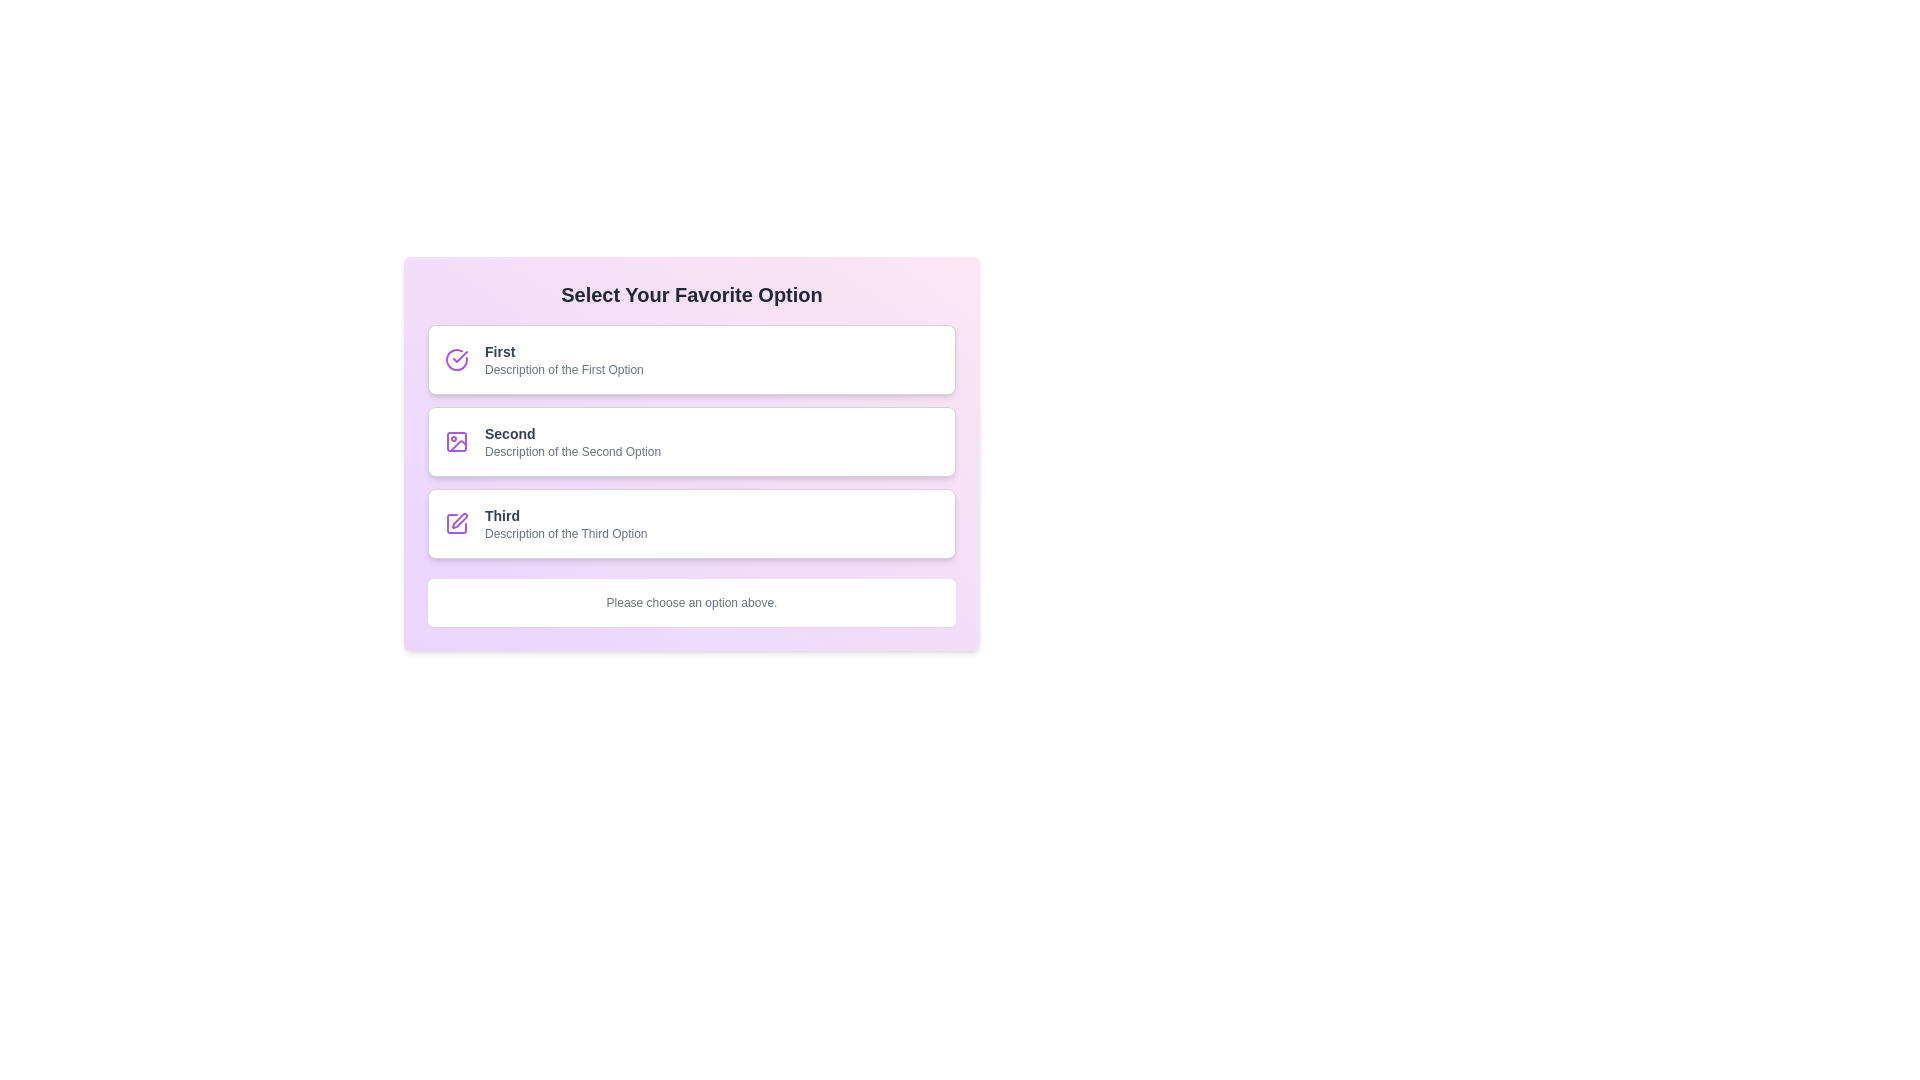  I want to click on the decorative vector graphic component located beside the textual label 'Third' in the list of selectable options, so click(455, 523).